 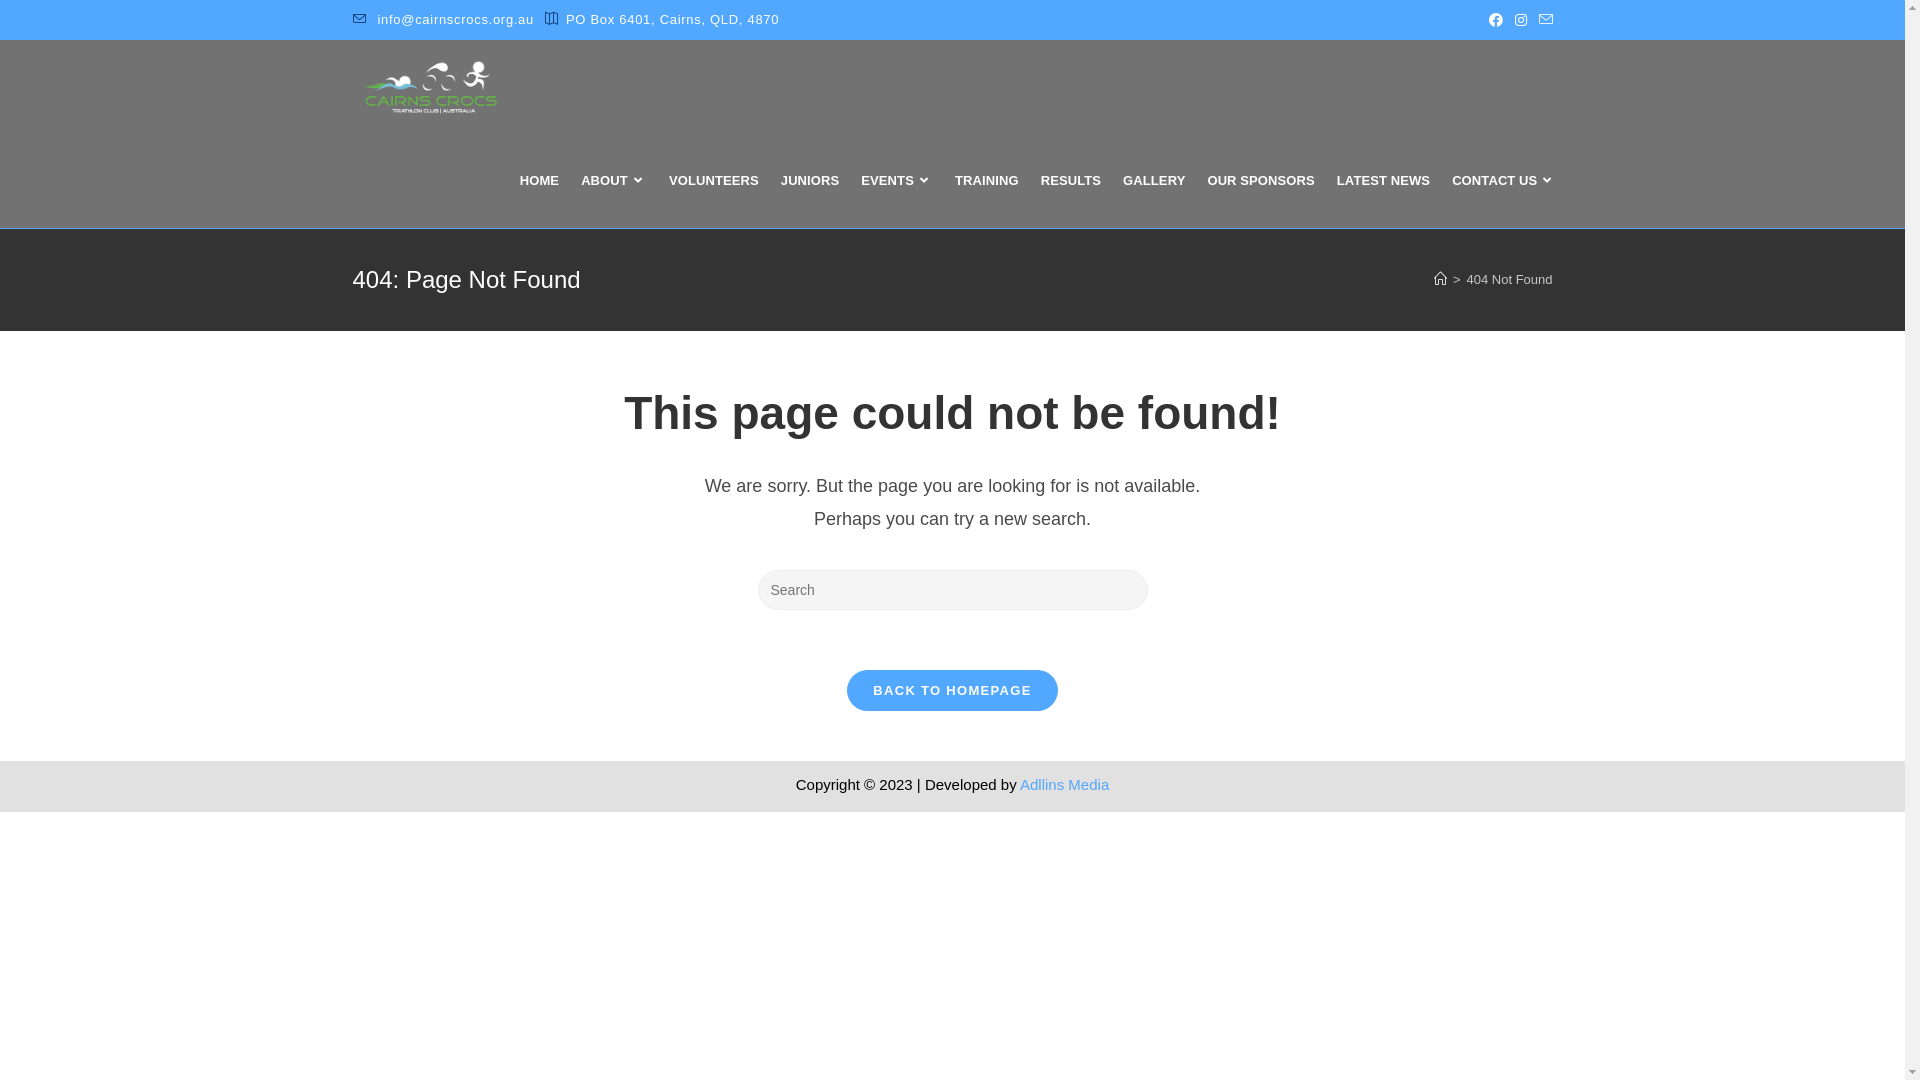 I want to click on 'TRAINING', so click(x=987, y=181).